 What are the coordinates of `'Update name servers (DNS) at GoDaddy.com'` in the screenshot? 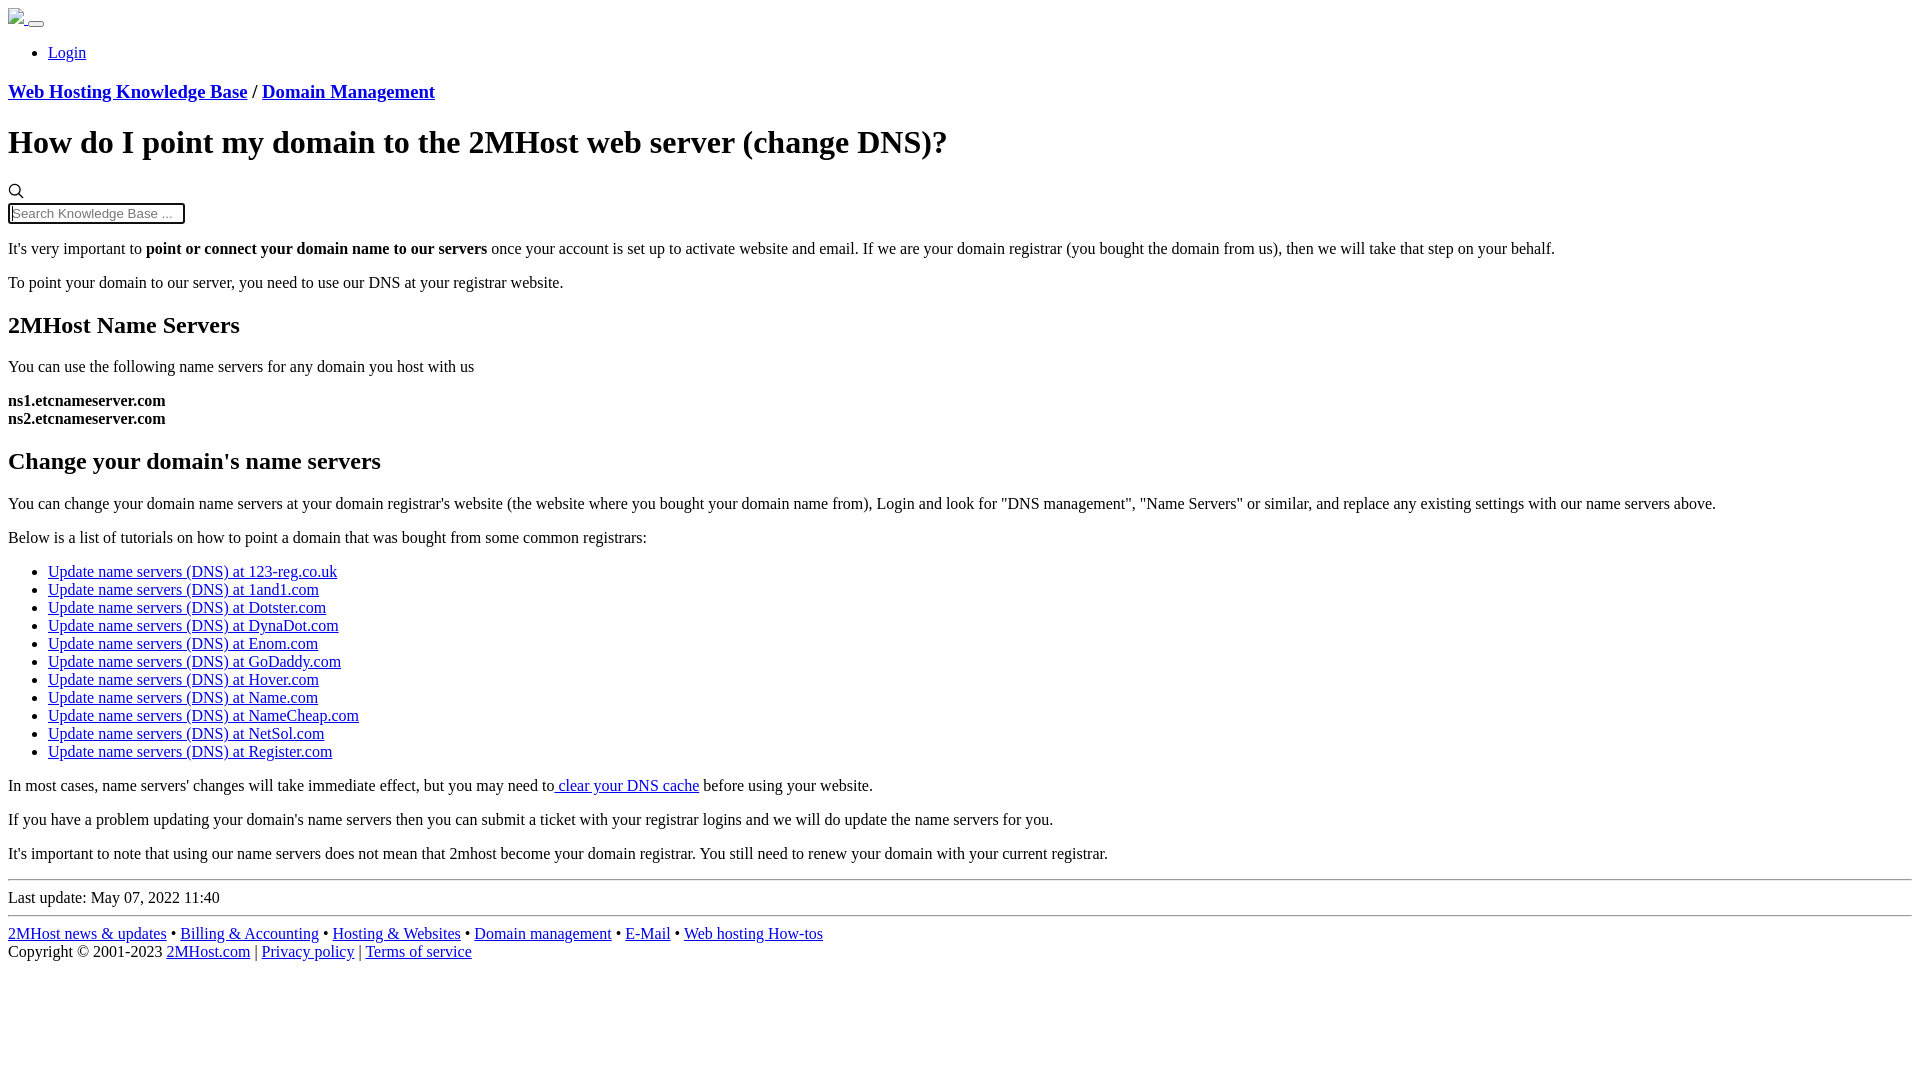 It's located at (194, 661).